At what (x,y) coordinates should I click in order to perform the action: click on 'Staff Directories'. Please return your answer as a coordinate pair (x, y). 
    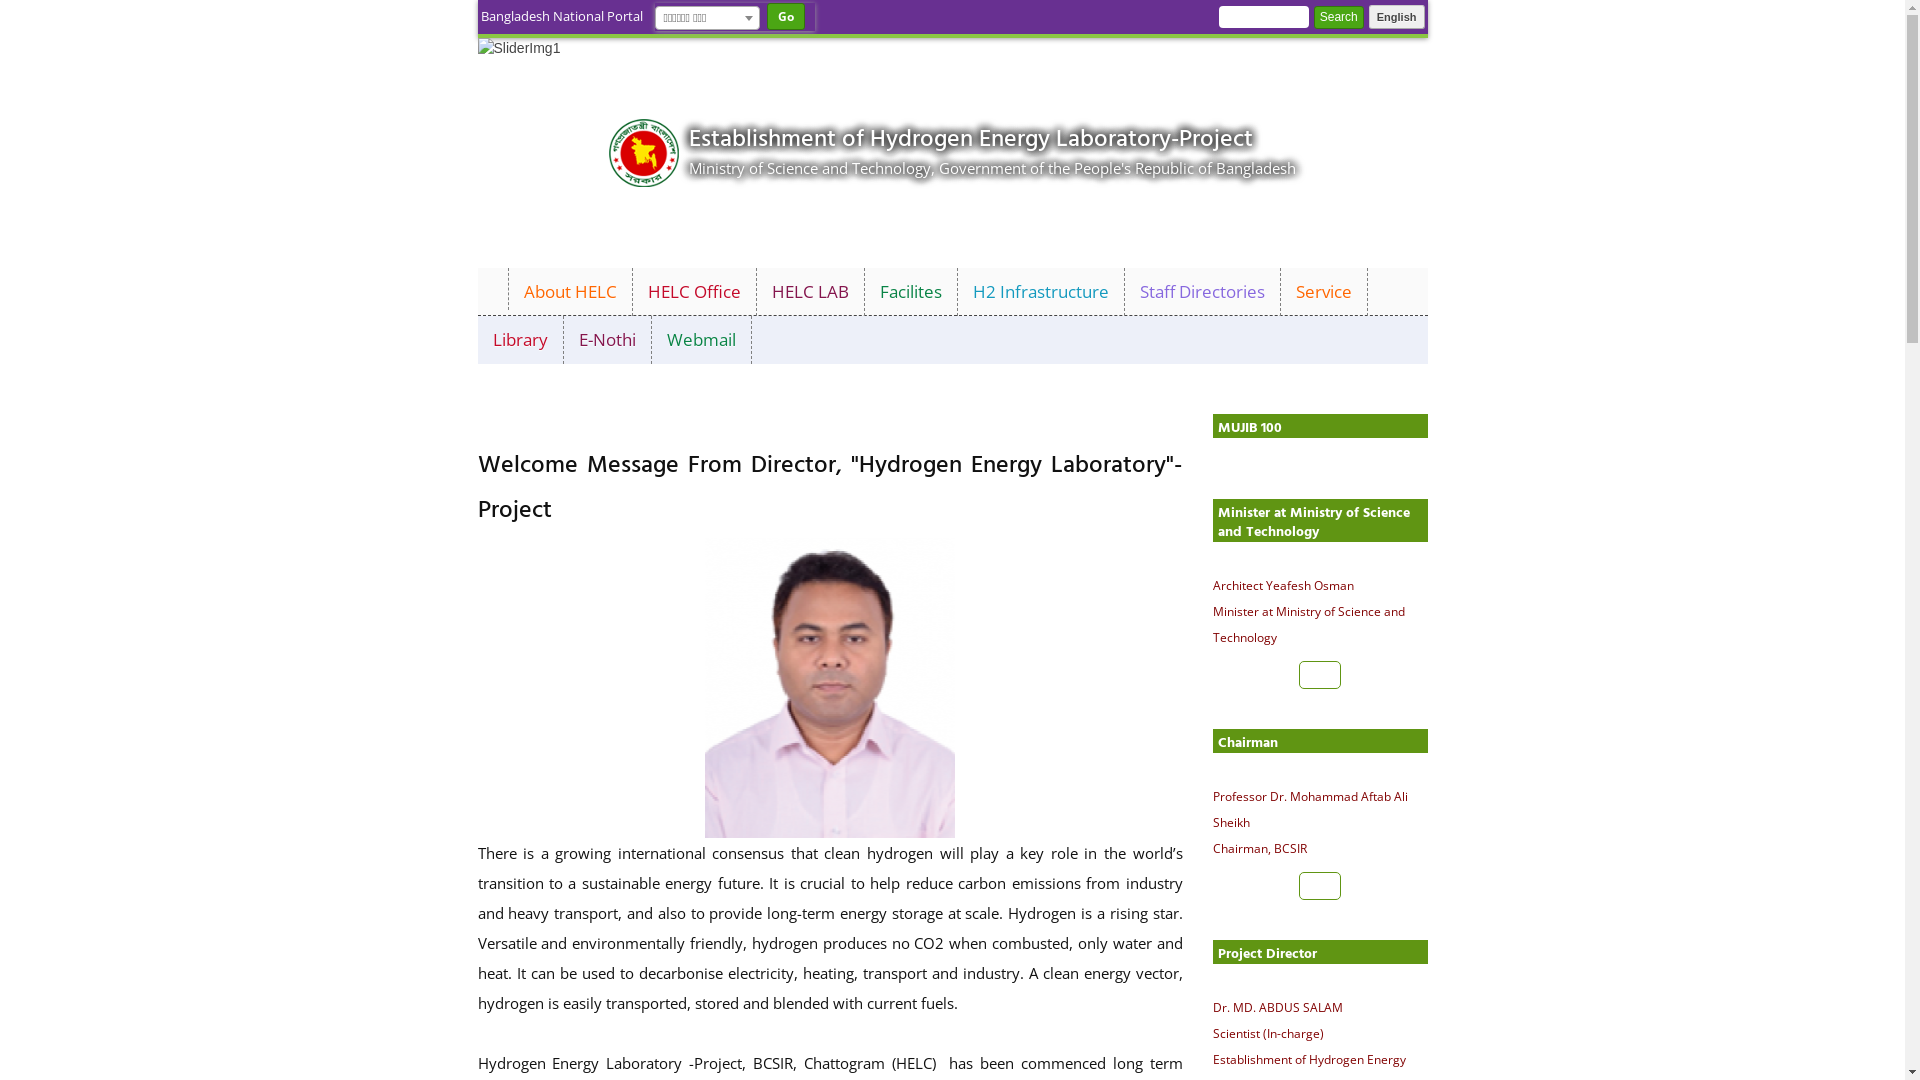
    Looking at the image, I should click on (1123, 292).